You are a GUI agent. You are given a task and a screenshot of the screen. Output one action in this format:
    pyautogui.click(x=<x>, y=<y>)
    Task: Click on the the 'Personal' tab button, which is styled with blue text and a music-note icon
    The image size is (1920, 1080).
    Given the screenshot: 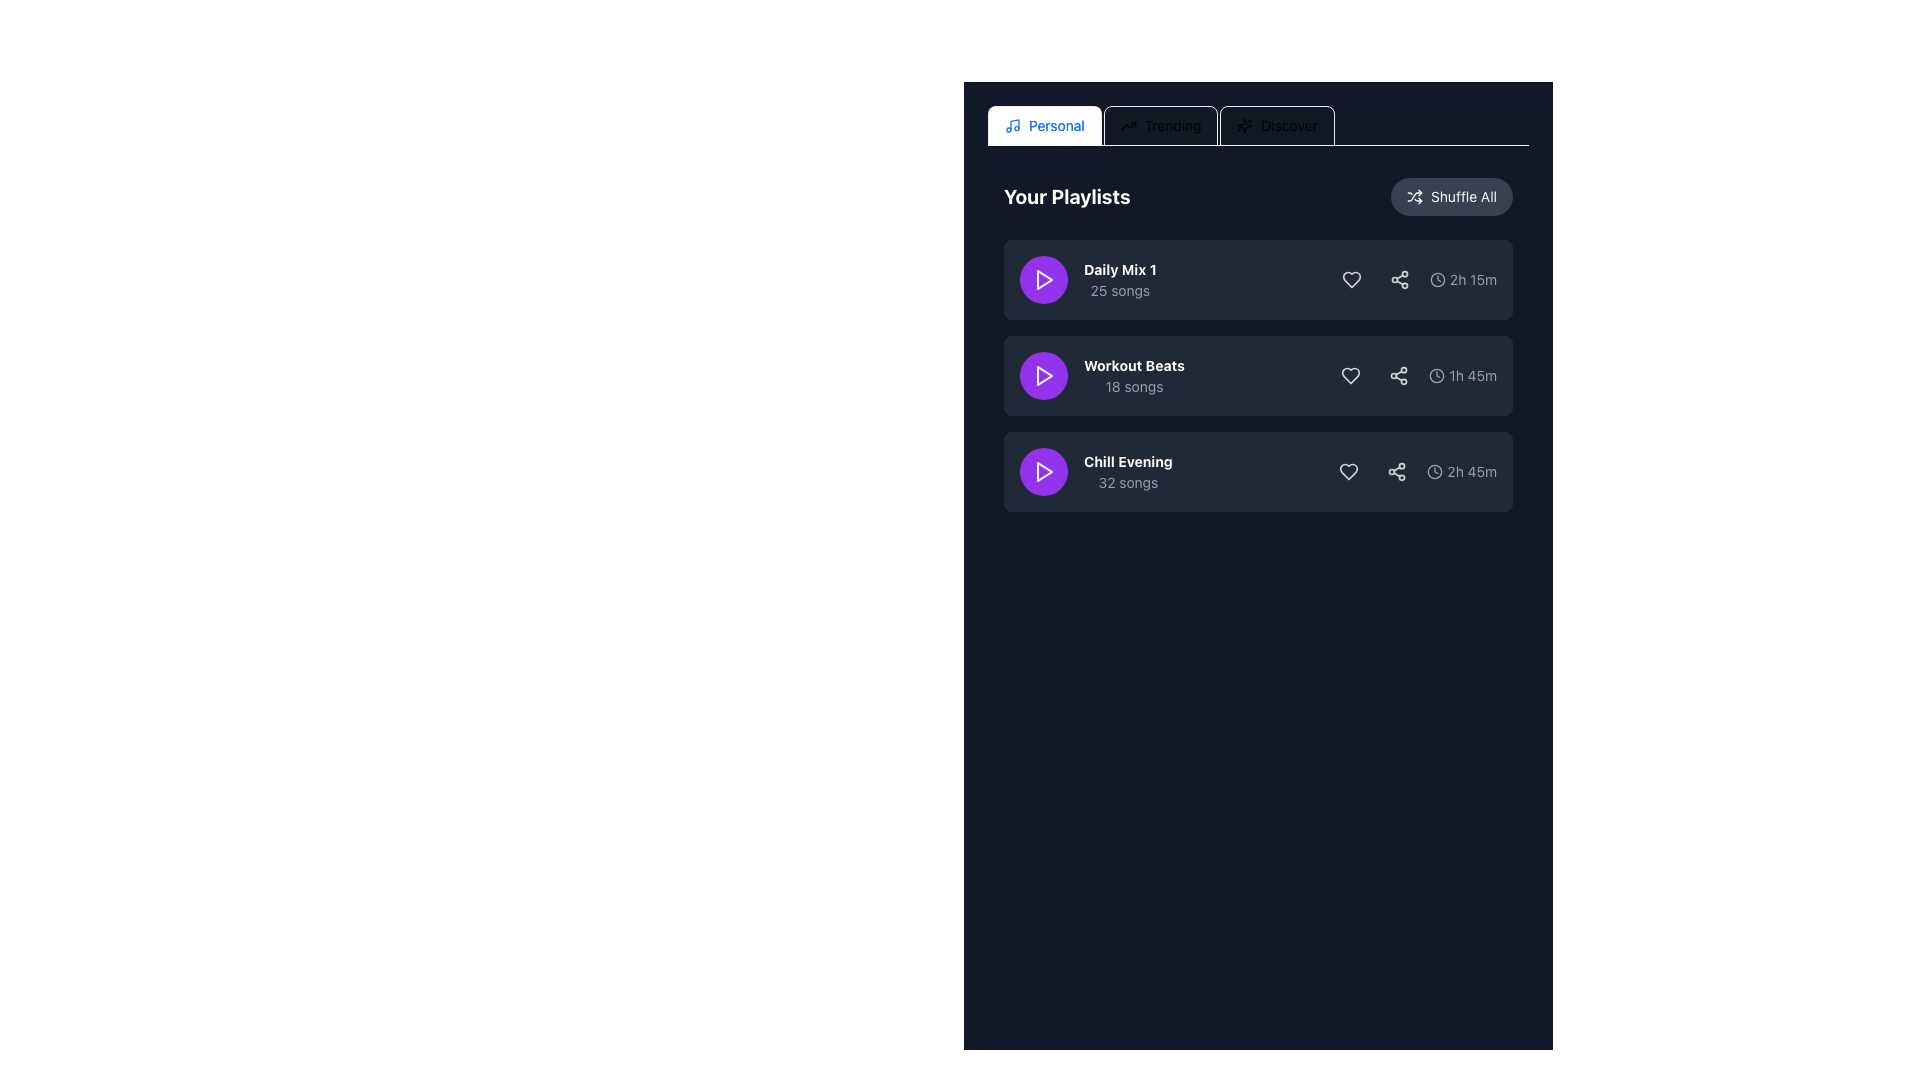 What is the action you would take?
    pyautogui.click(x=1043, y=126)
    